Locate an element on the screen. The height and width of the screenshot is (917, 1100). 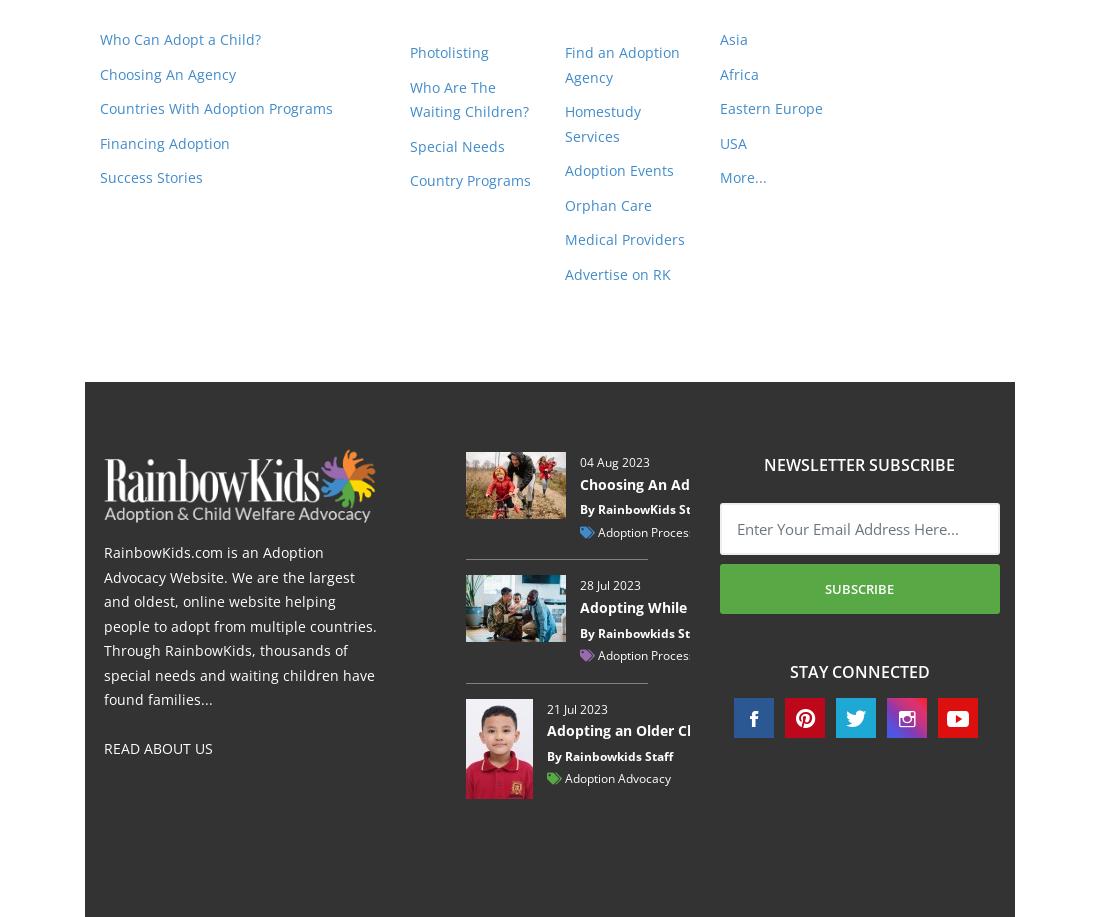
'Financing Adoption' is located at coordinates (164, 142).